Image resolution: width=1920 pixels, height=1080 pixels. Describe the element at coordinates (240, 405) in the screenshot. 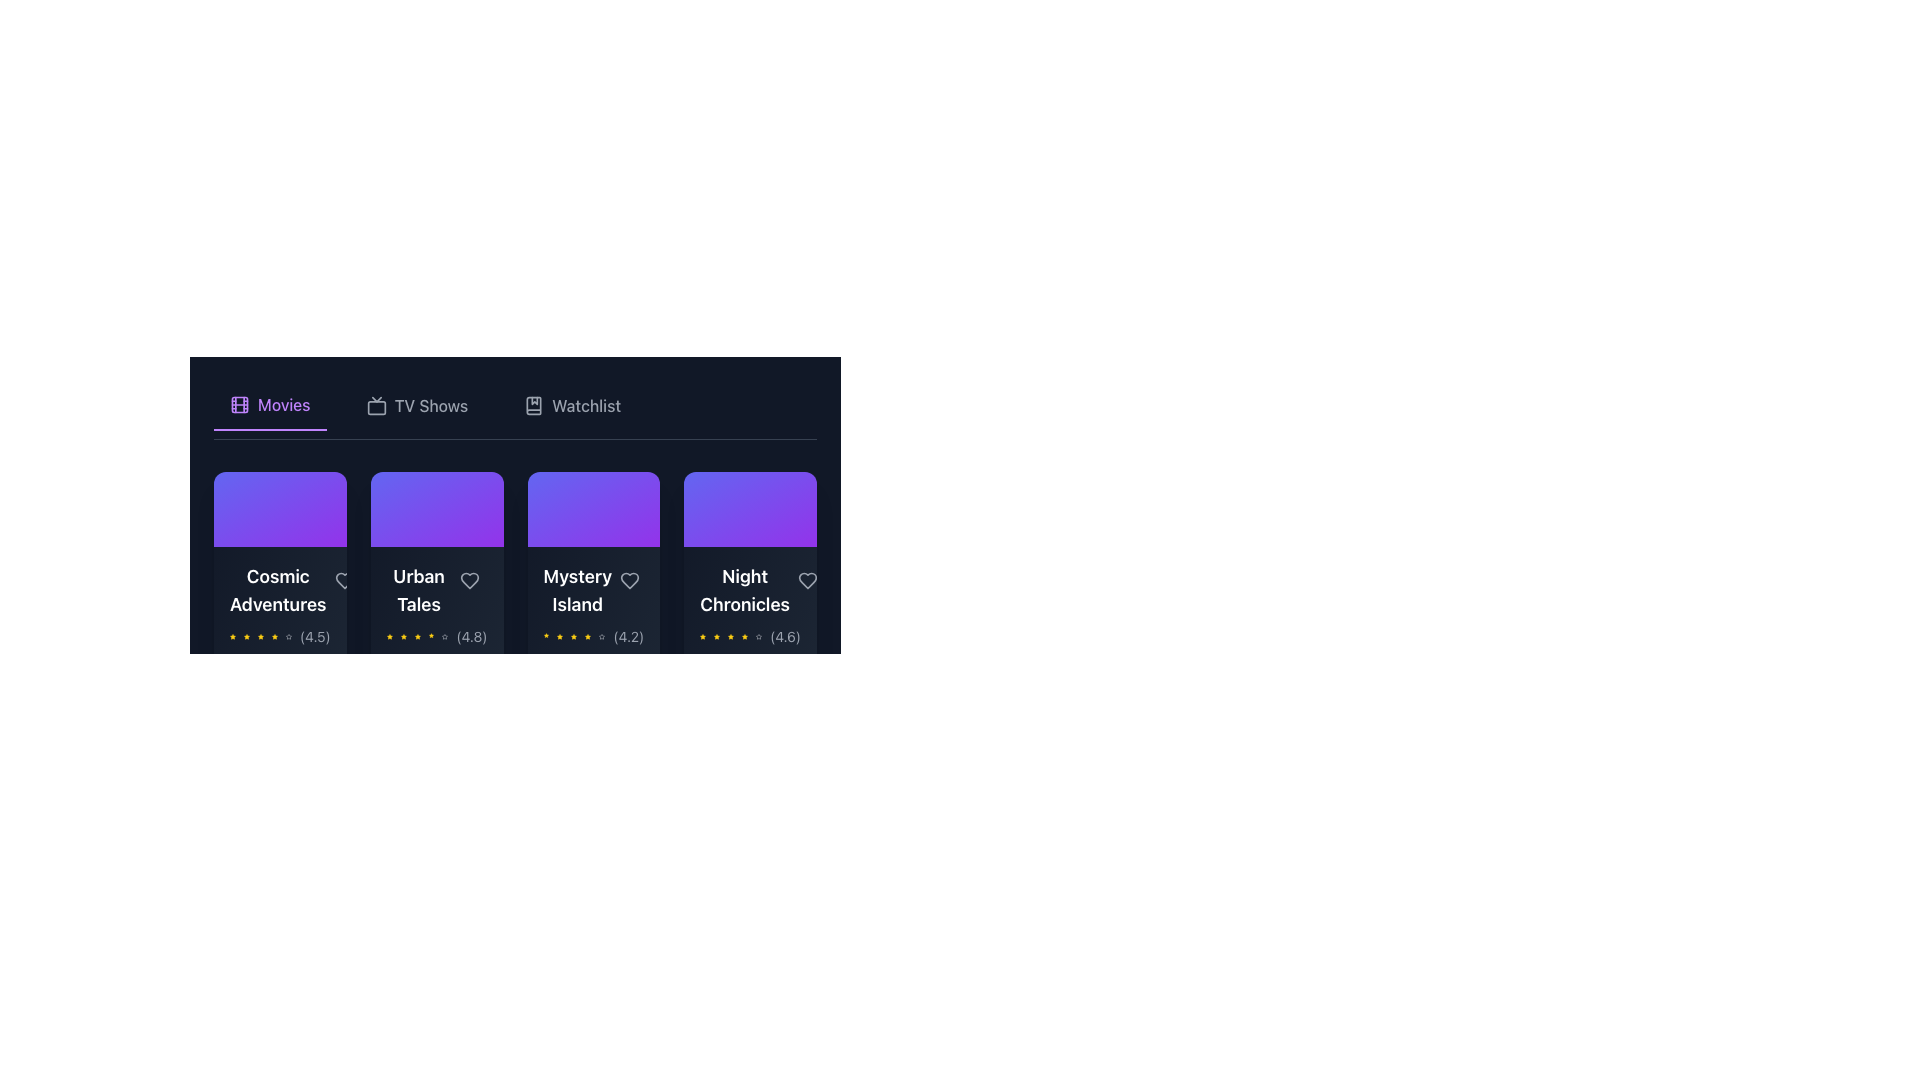

I see `the decorative graphical element that is part of the filmstrip icon located in the top-left corner of the interface near the 'Movies' label` at that location.